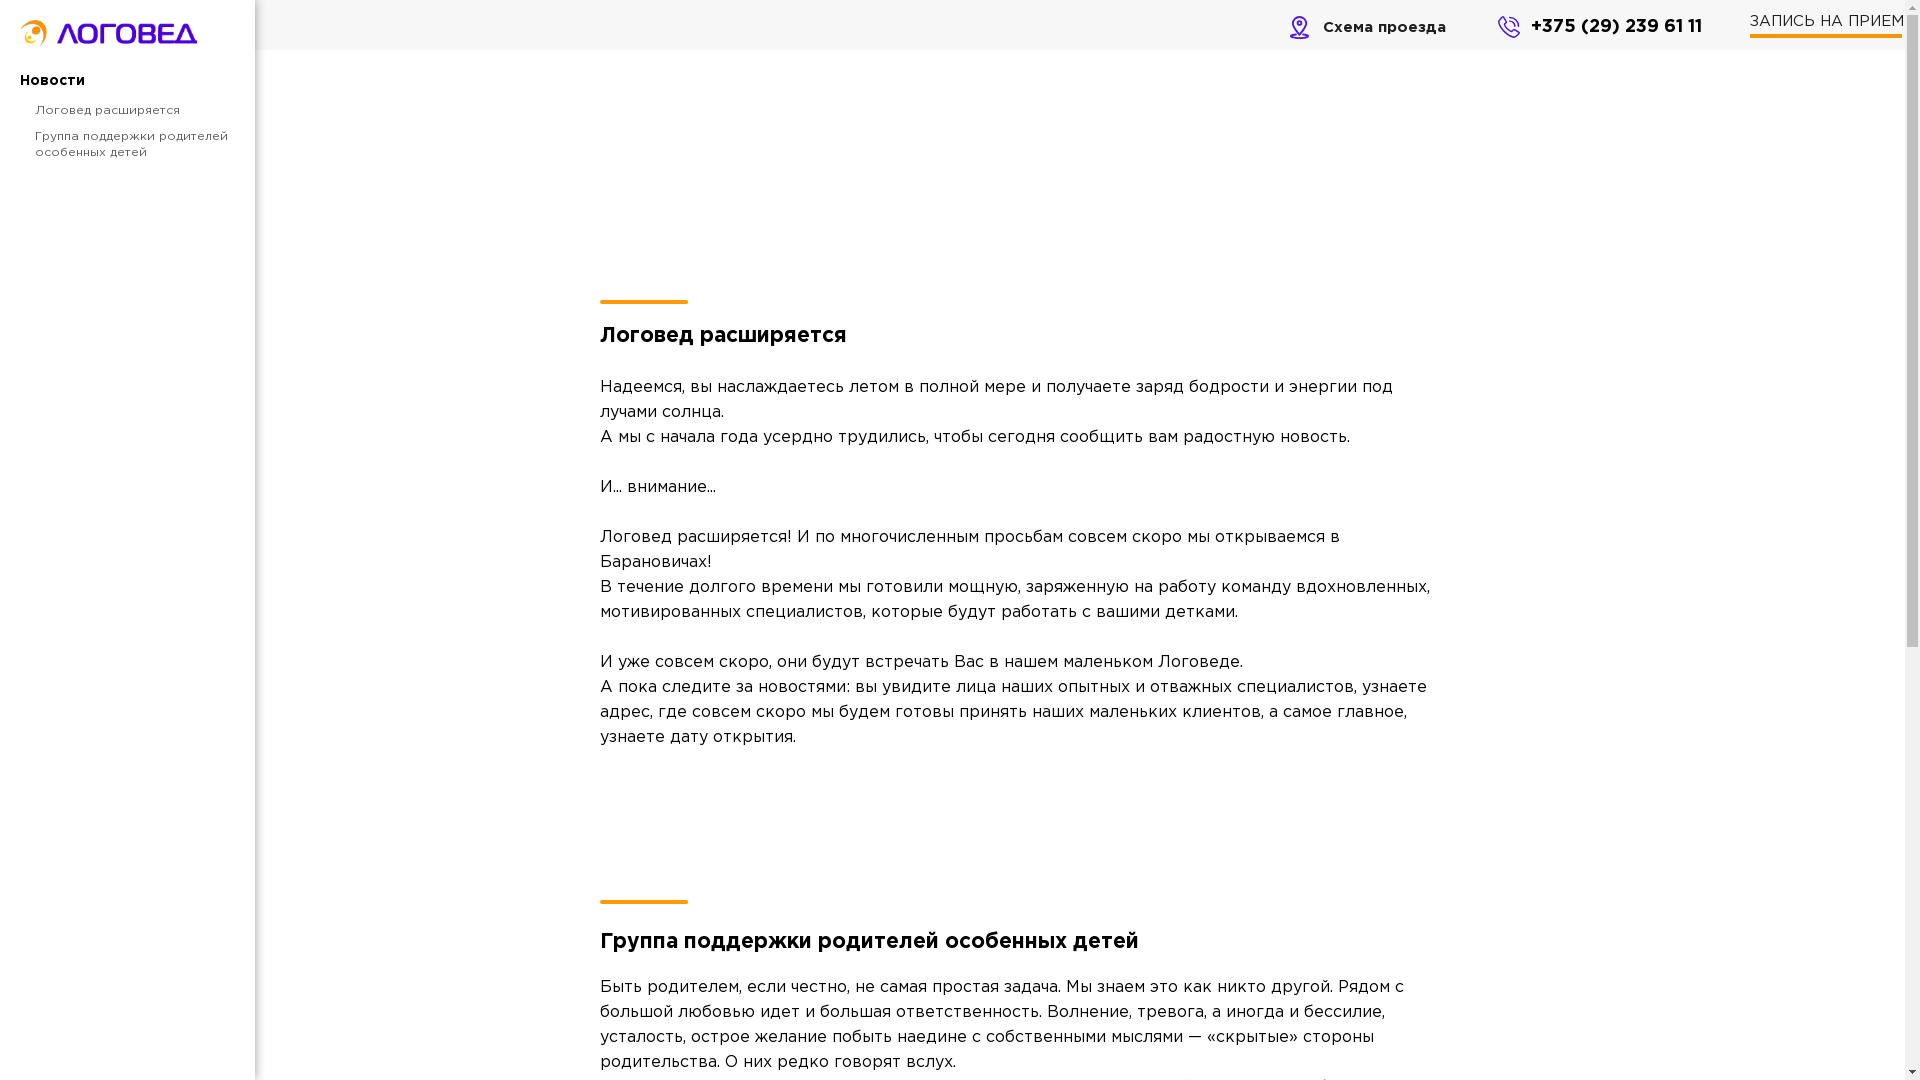 This screenshot has width=1920, height=1080. Describe the element at coordinates (1616, 27) in the screenshot. I see `'+375 (29) 239 61 11'` at that location.